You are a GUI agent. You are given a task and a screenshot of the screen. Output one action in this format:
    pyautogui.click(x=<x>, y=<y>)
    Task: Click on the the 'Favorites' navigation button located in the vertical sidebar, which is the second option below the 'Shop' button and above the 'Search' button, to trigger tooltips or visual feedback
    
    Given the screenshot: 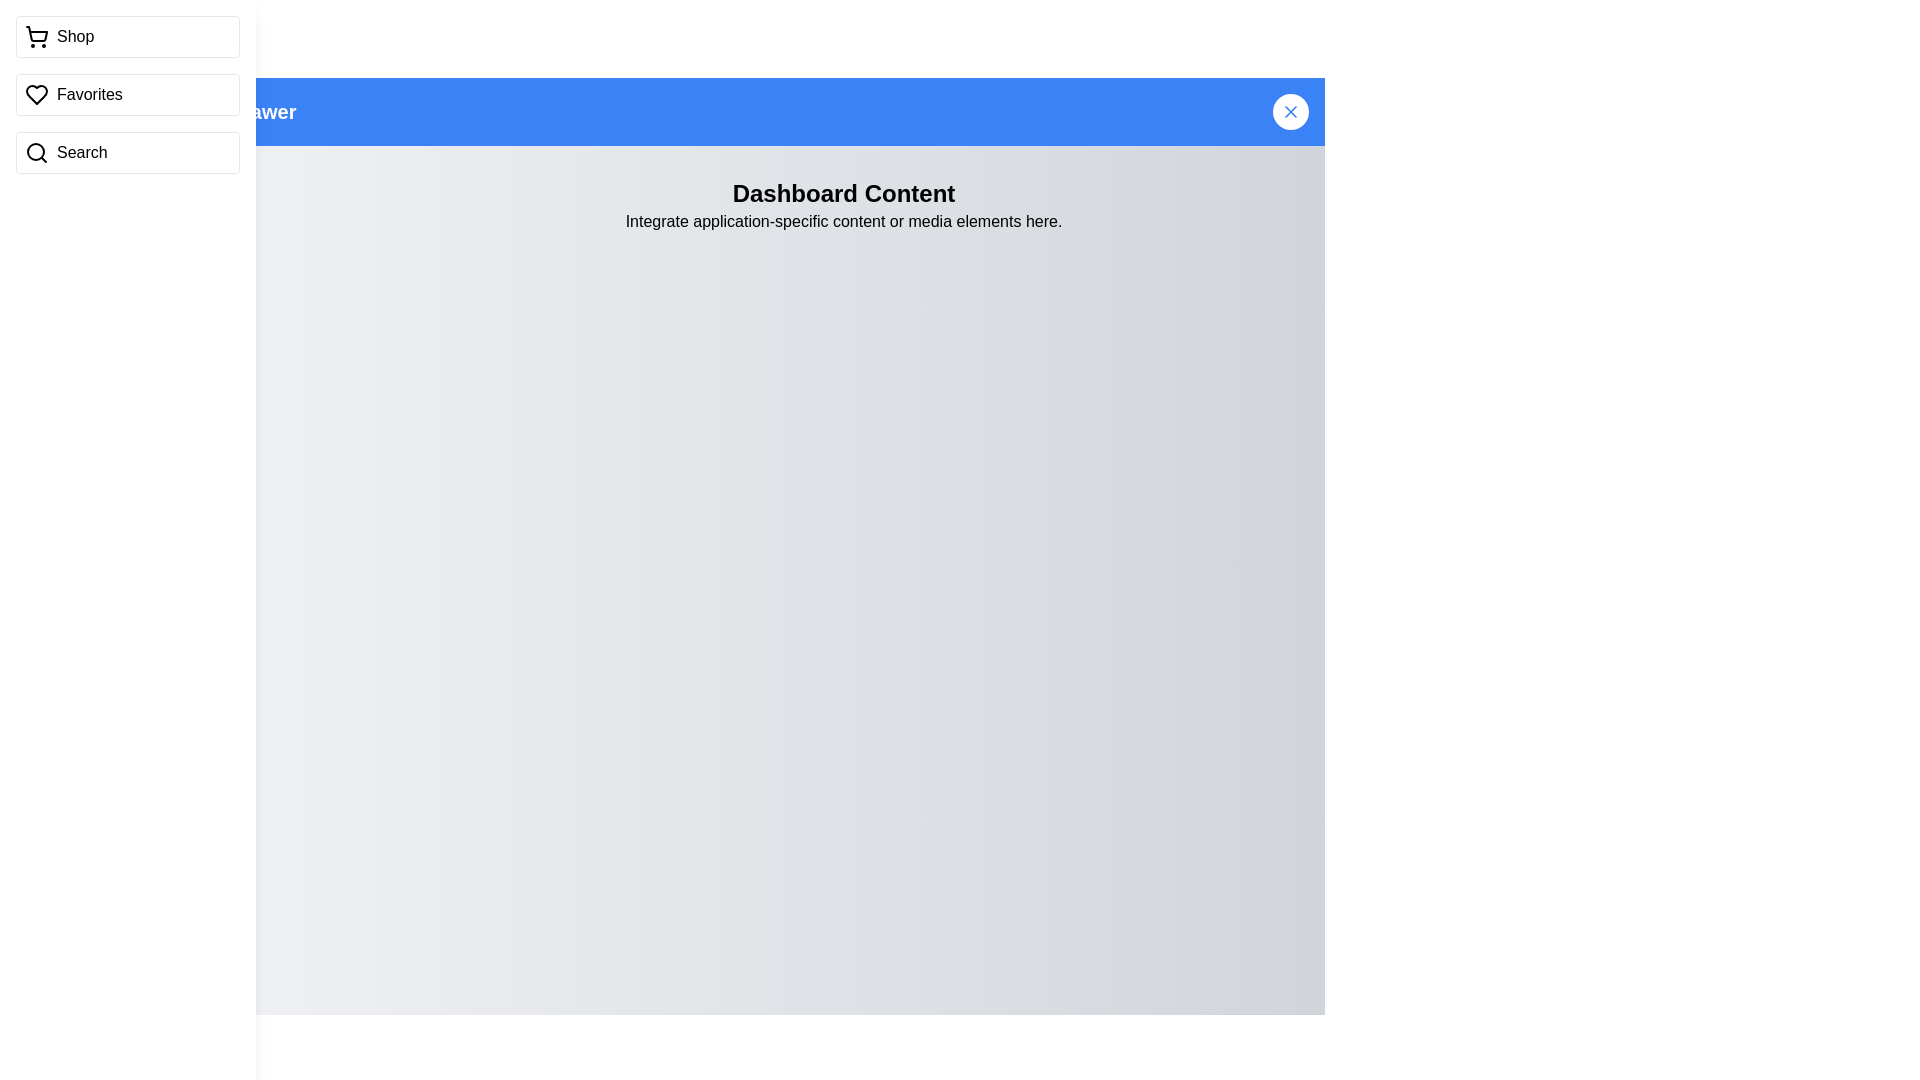 What is the action you would take?
    pyautogui.click(x=127, y=95)
    